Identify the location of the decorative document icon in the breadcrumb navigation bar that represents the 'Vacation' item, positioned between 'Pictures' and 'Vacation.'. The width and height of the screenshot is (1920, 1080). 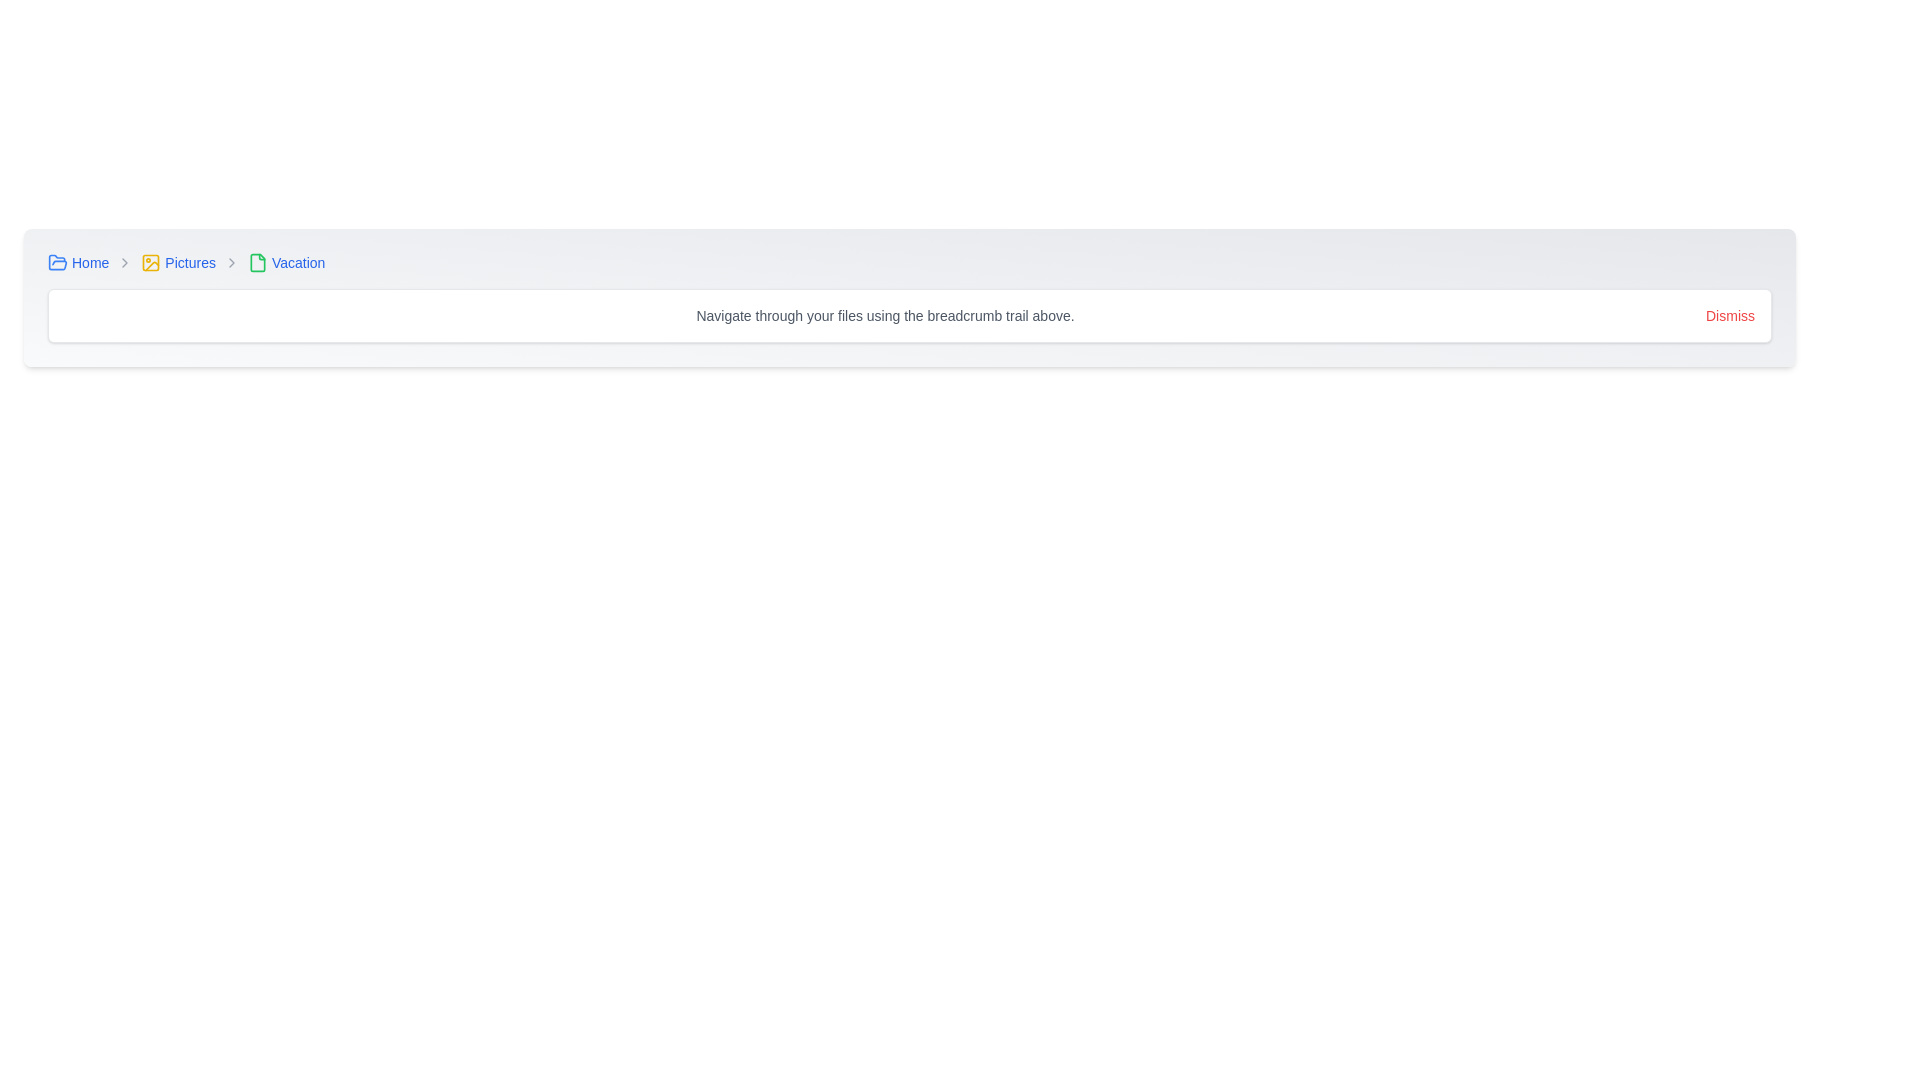
(256, 261).